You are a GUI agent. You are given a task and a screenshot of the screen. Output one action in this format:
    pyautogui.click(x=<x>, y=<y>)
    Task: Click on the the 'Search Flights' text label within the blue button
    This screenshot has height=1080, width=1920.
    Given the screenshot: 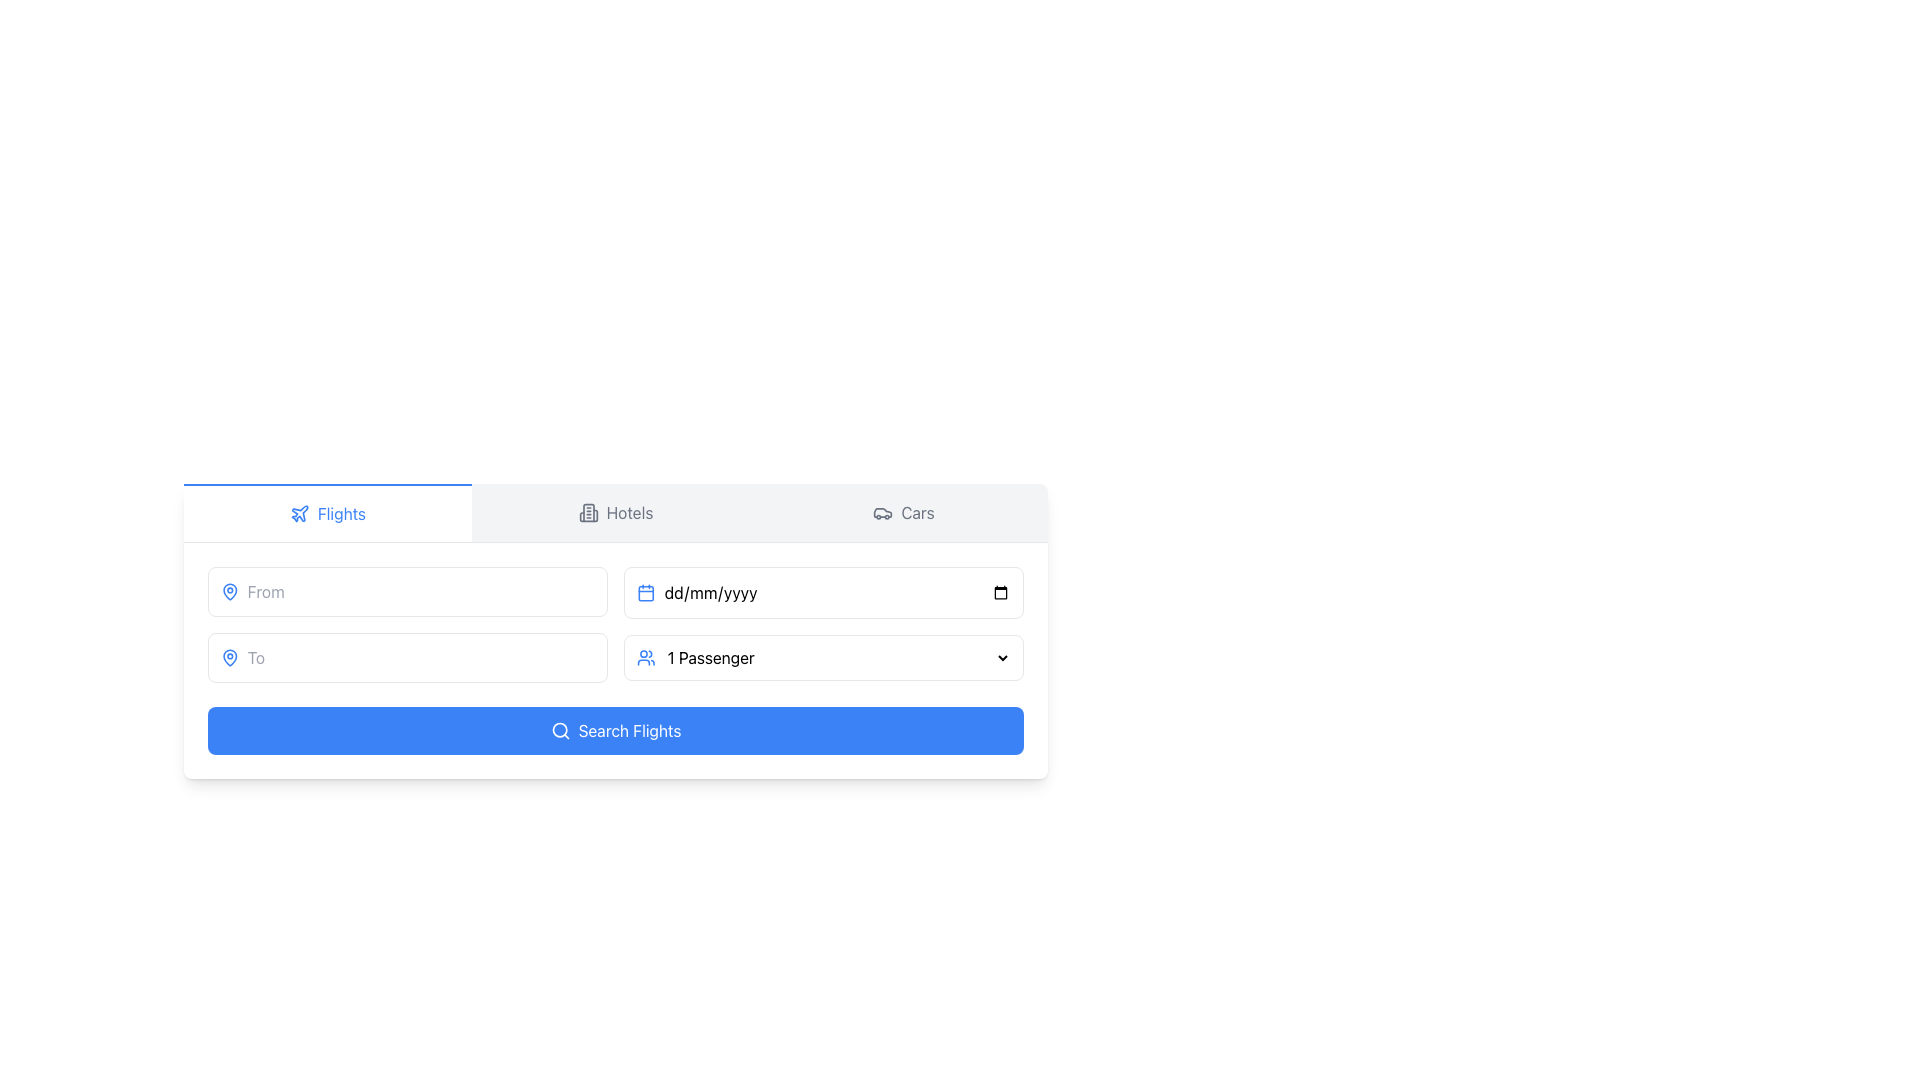 What is the action you would take?
    pyautogui.click(x=628, y=731)
    